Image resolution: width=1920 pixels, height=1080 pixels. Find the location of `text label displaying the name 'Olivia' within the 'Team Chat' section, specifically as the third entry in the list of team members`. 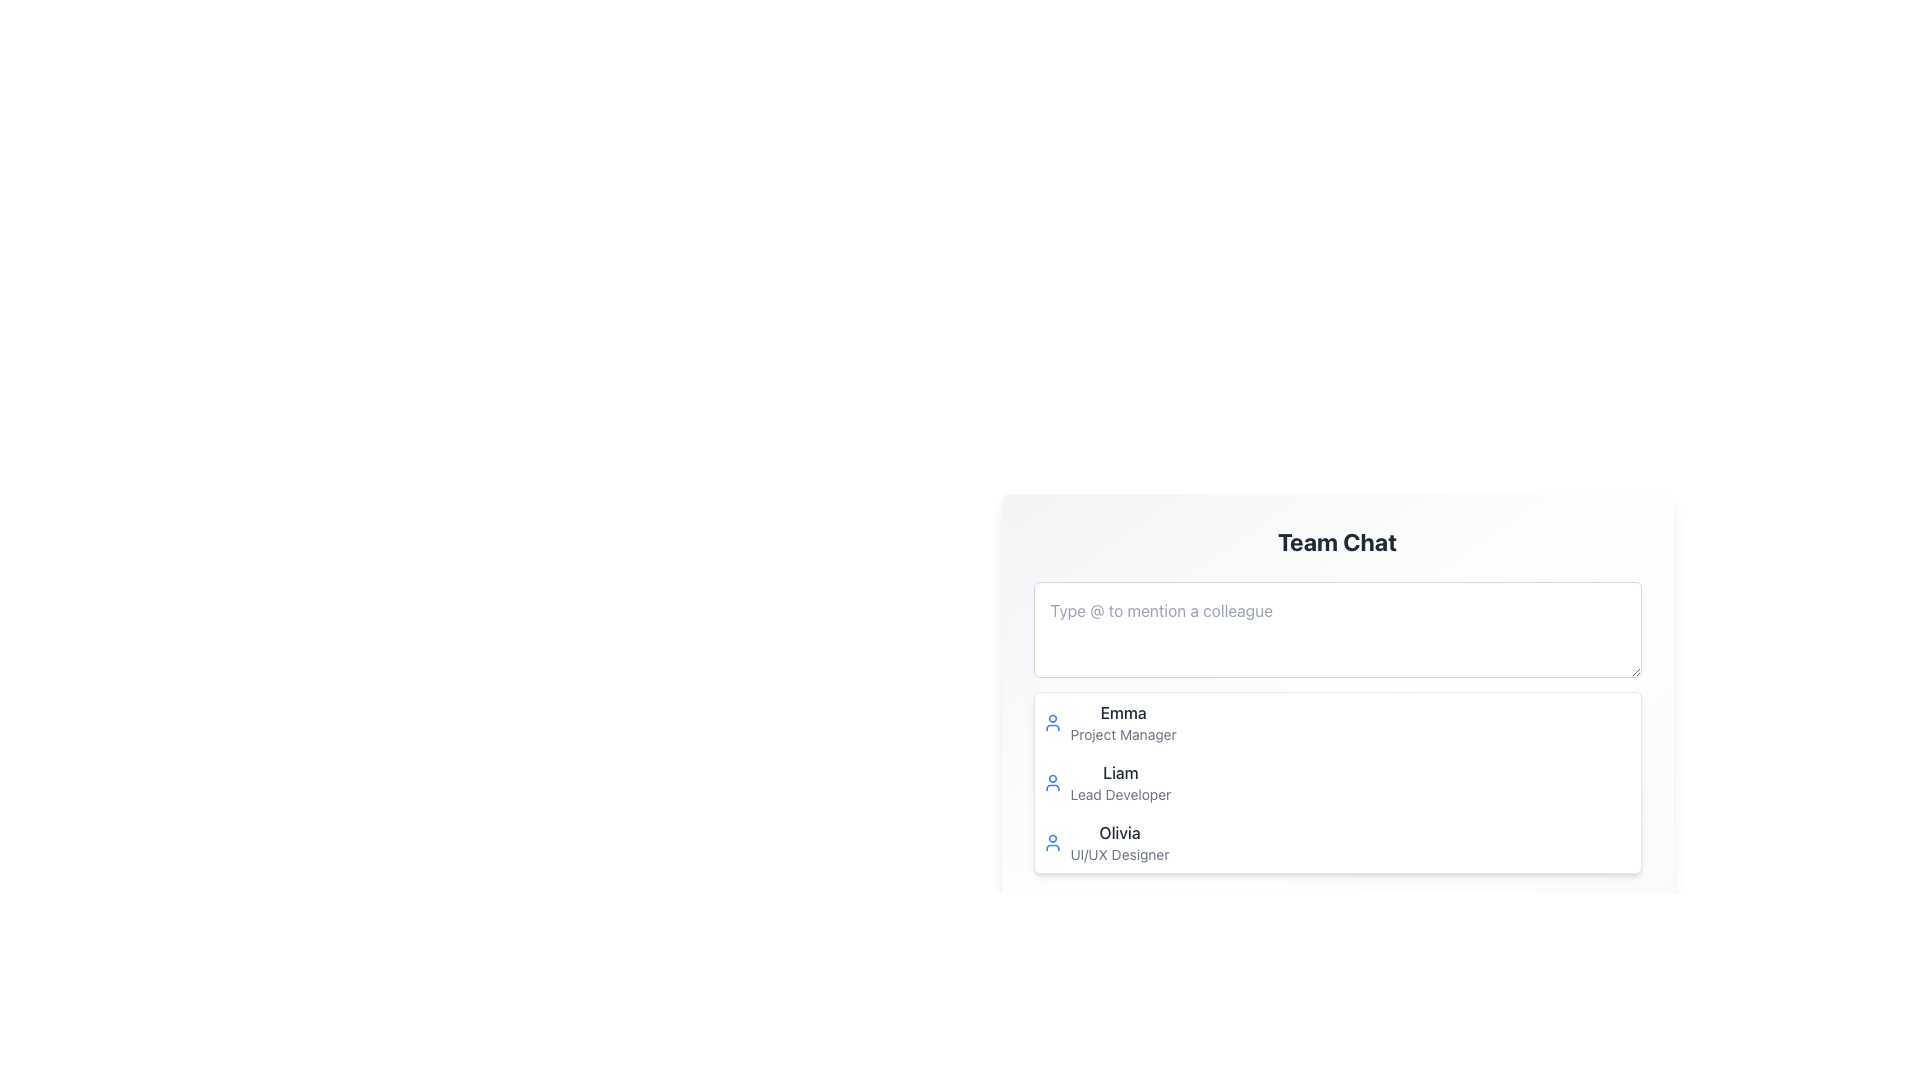

text label displaying the name 'Olivia' within the 'Team Chat' section, specifically as the third entry in the list of team members is located at coordinates (1118, 833).